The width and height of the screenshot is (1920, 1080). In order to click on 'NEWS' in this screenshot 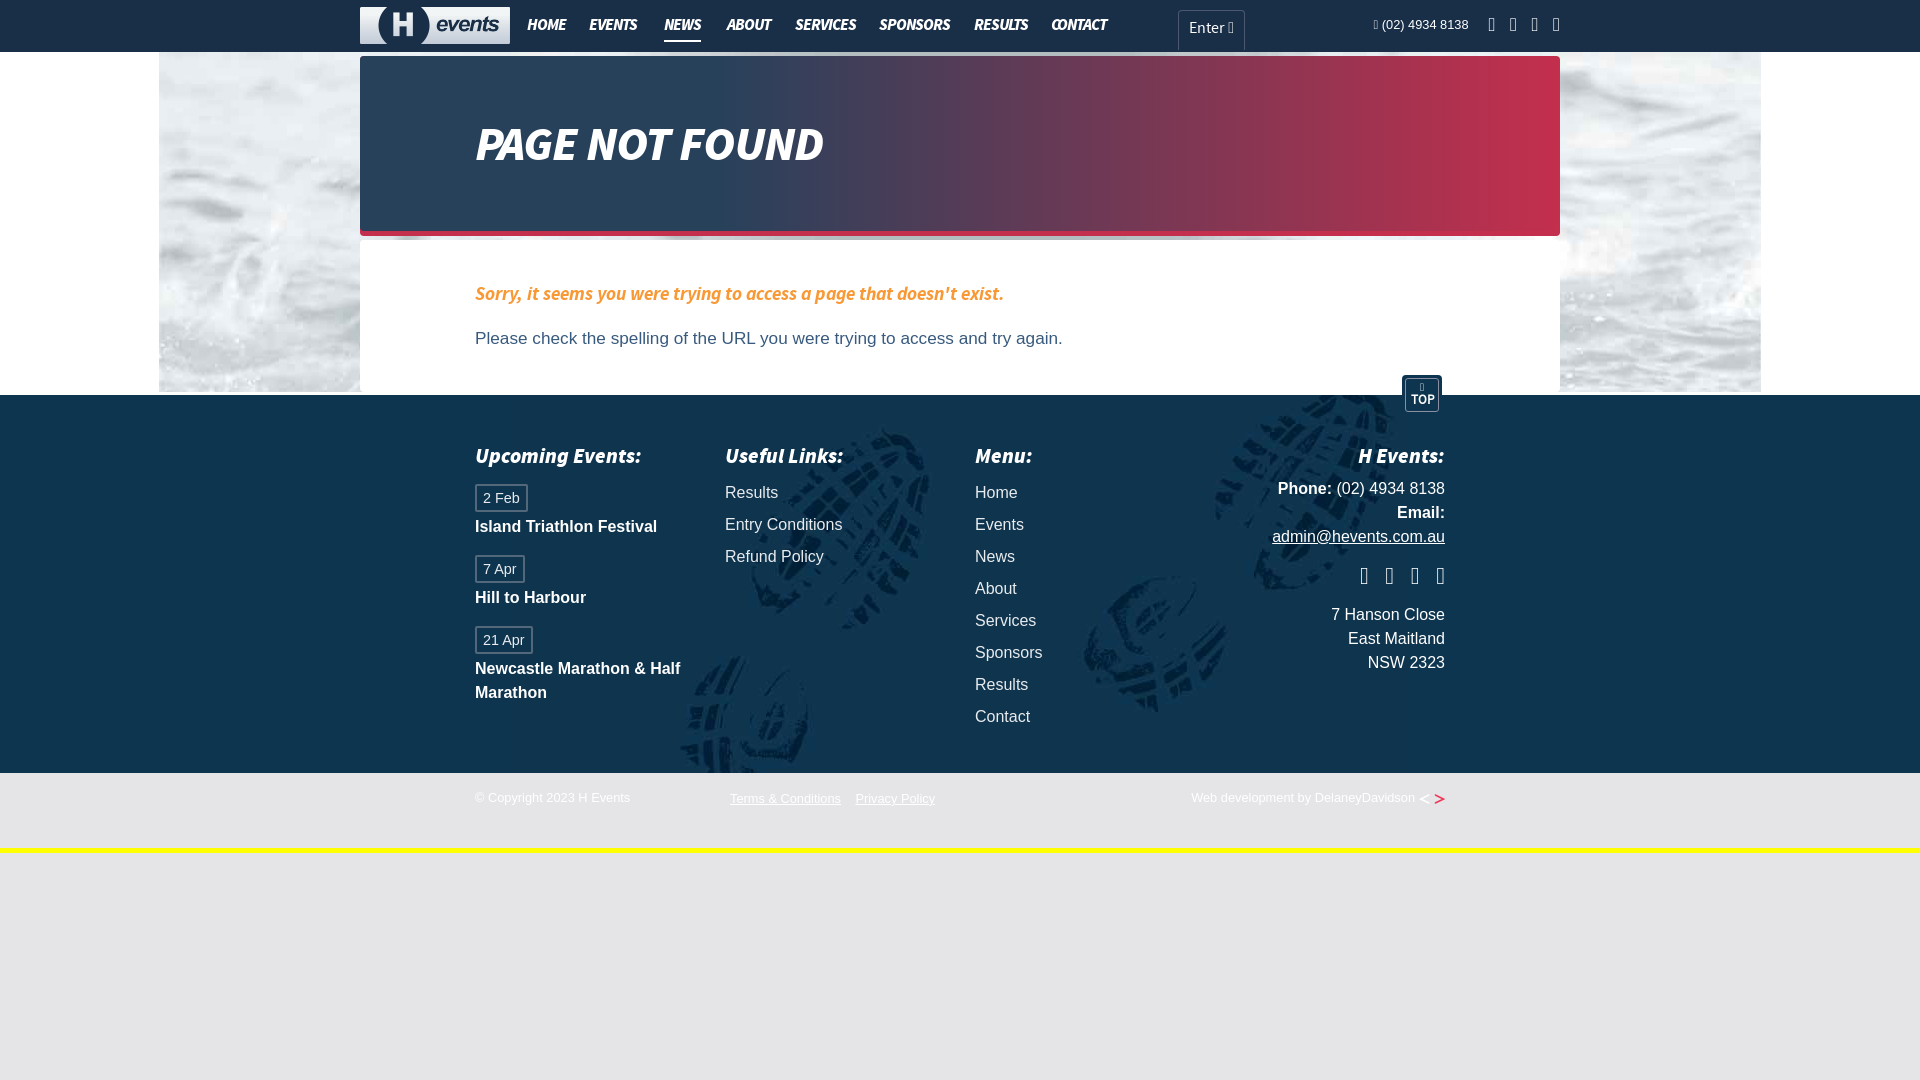, I will do `click(682, 26)`.